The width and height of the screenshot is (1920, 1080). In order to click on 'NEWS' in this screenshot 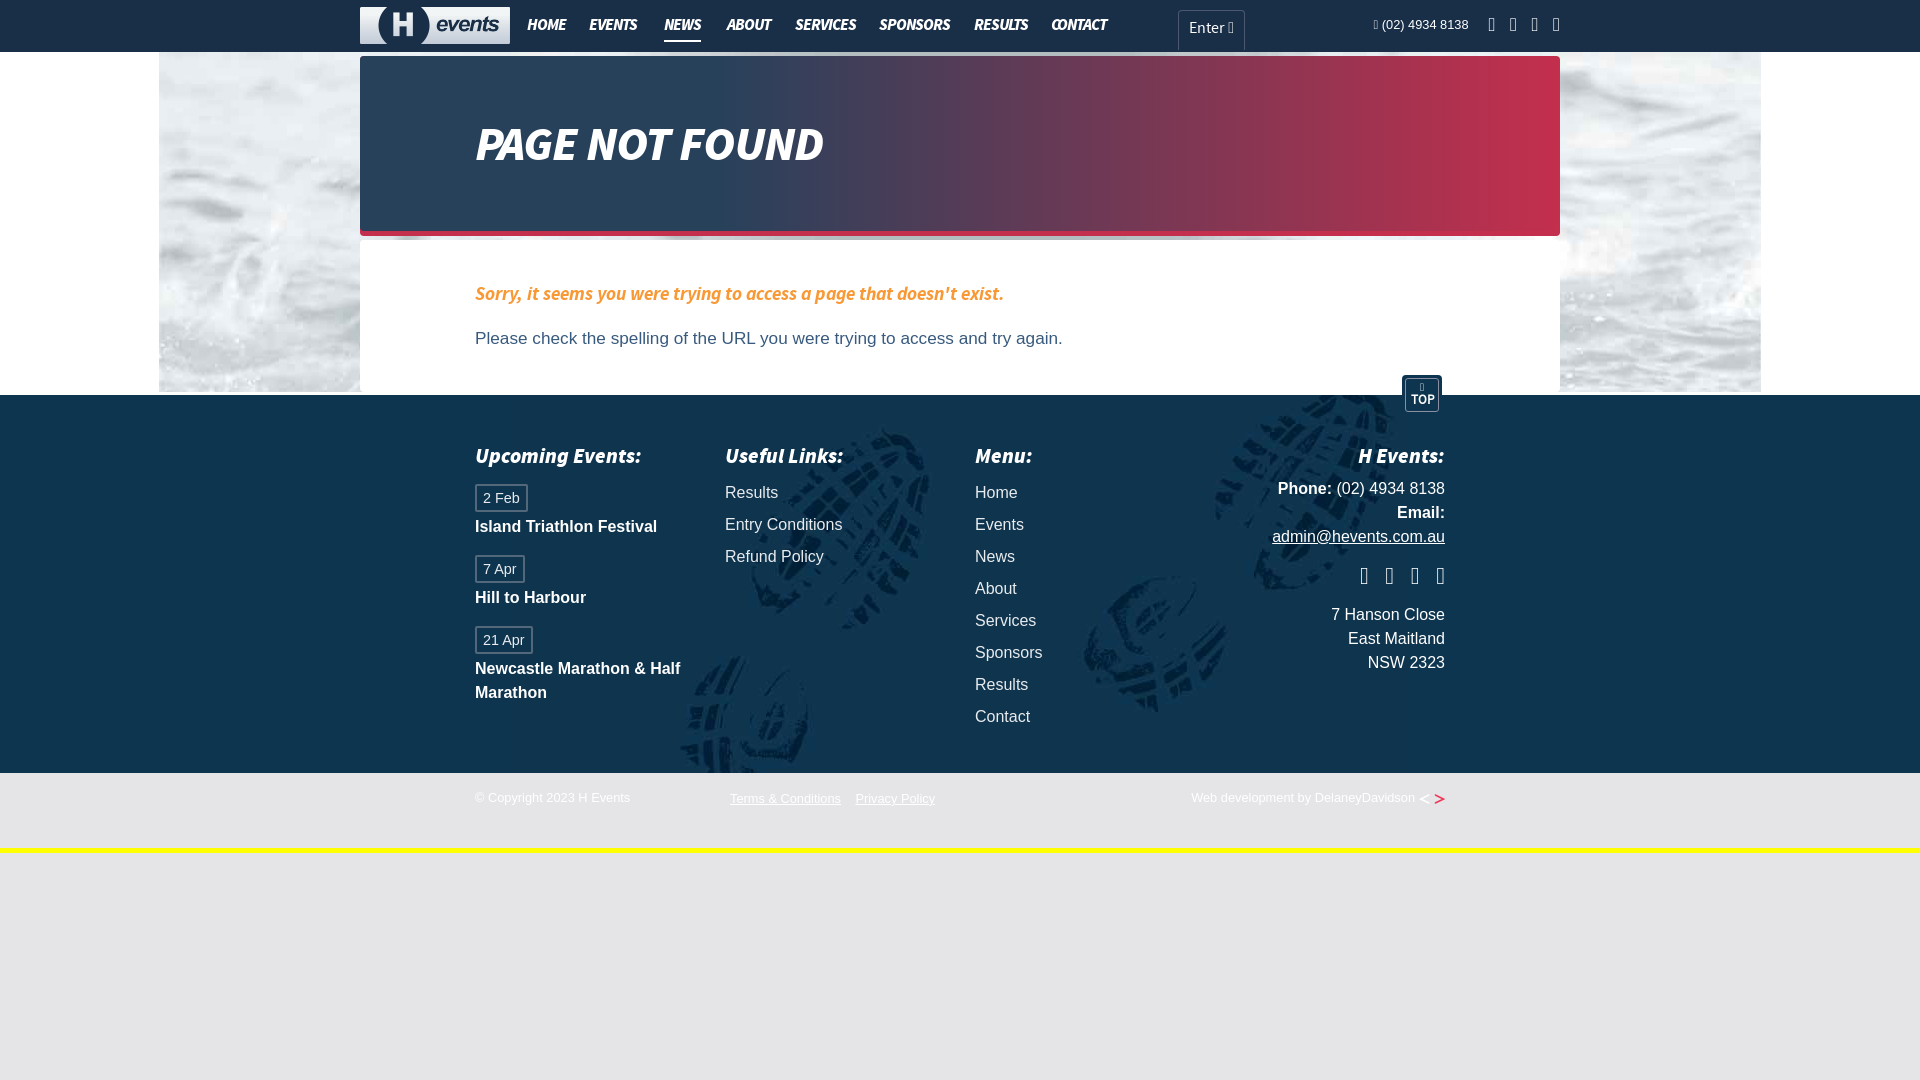, I will do `click(682, 26)`.